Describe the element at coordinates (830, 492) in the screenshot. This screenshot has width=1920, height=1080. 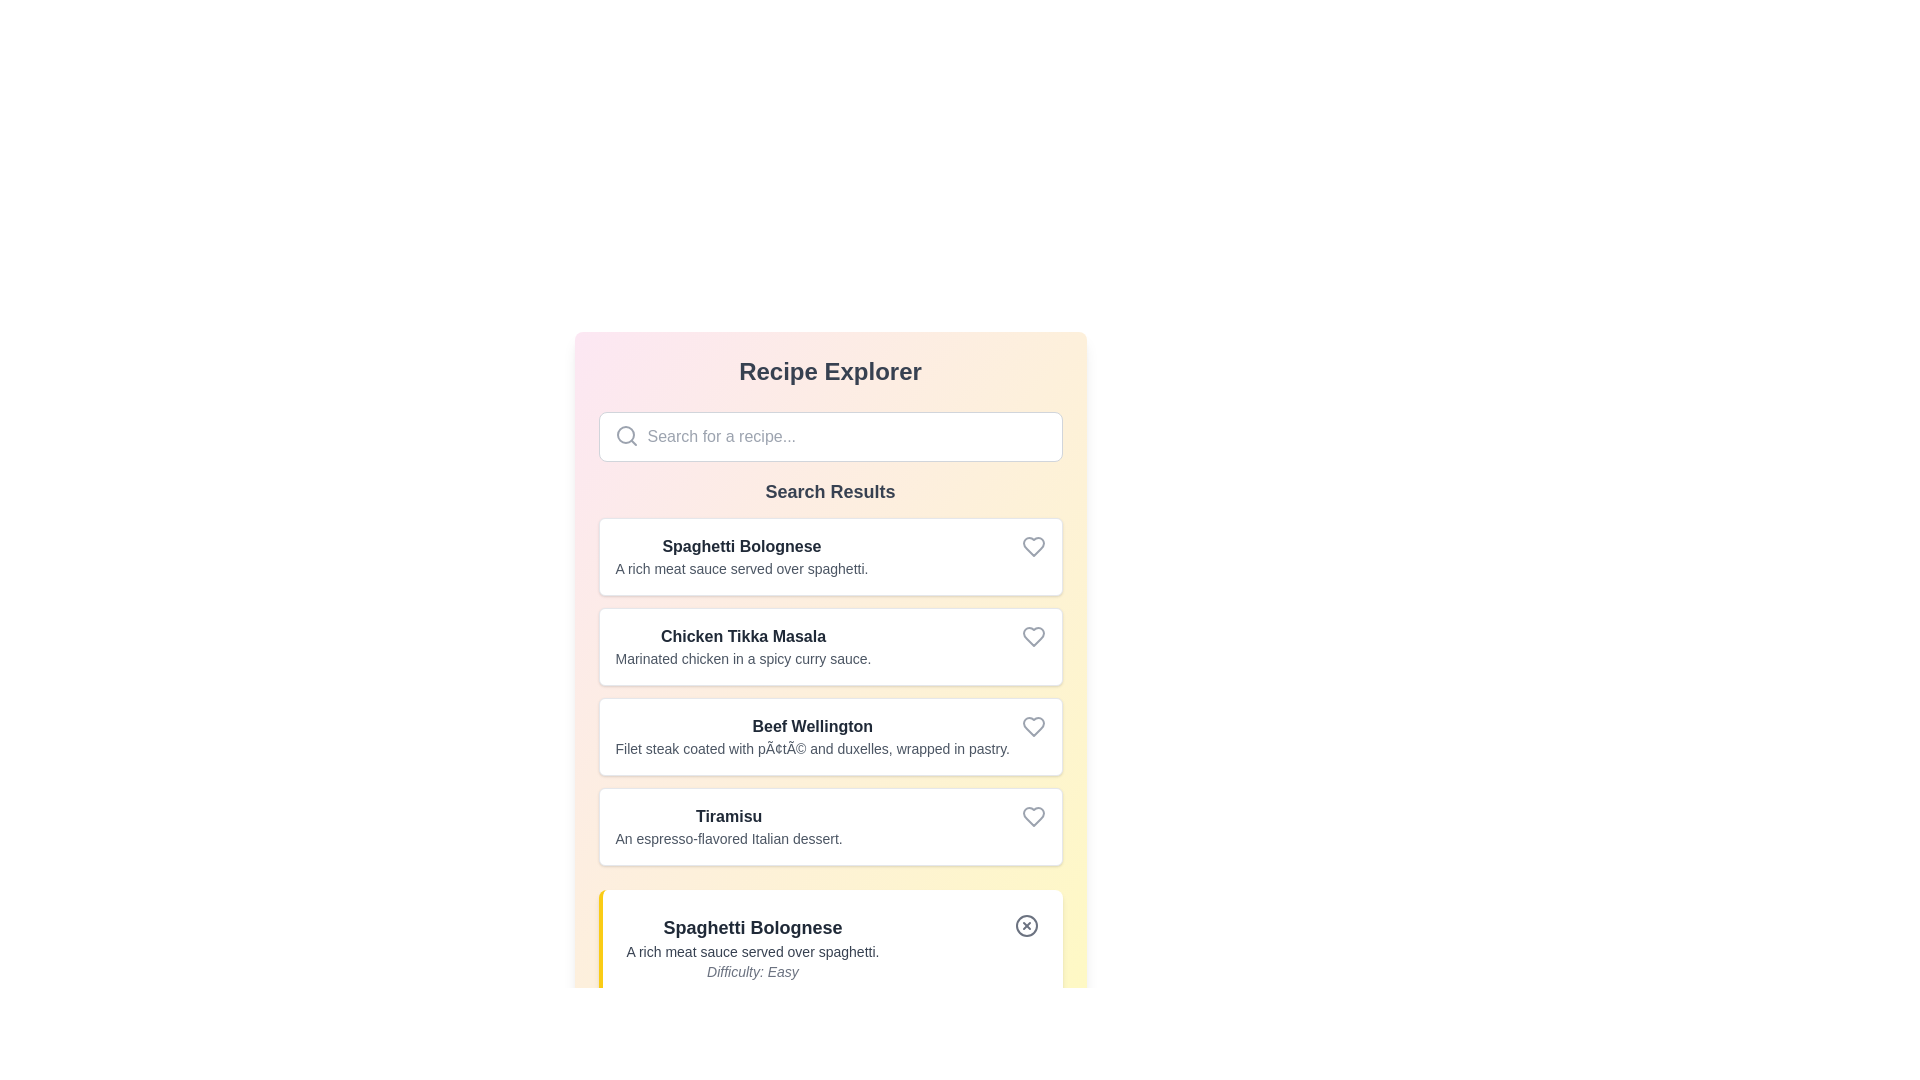
I see `the 'Search Results' header indicating the results of a search, which is located below a search bar and above a list of recipe items` at that location.